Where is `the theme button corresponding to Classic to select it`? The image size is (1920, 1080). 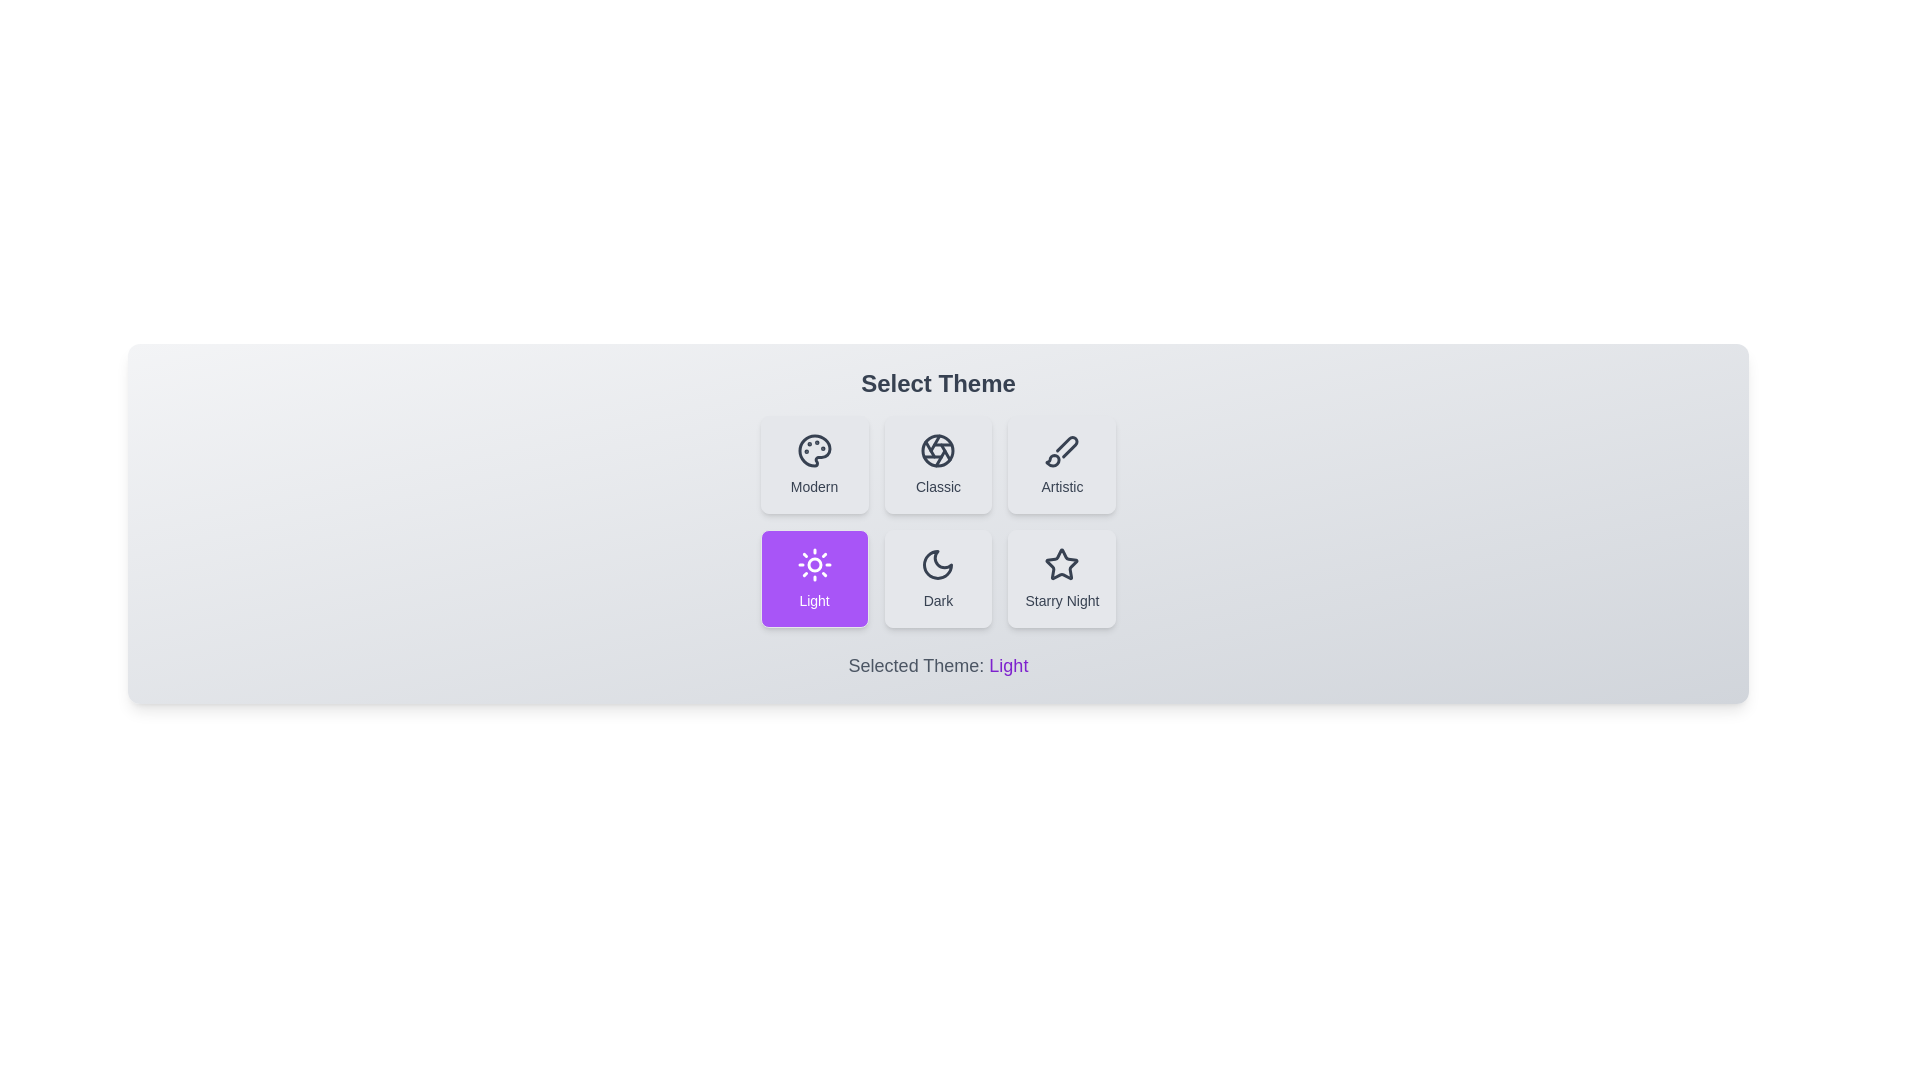
the theme button corresponding to Classic to select it is located at coordinates (937, 465).